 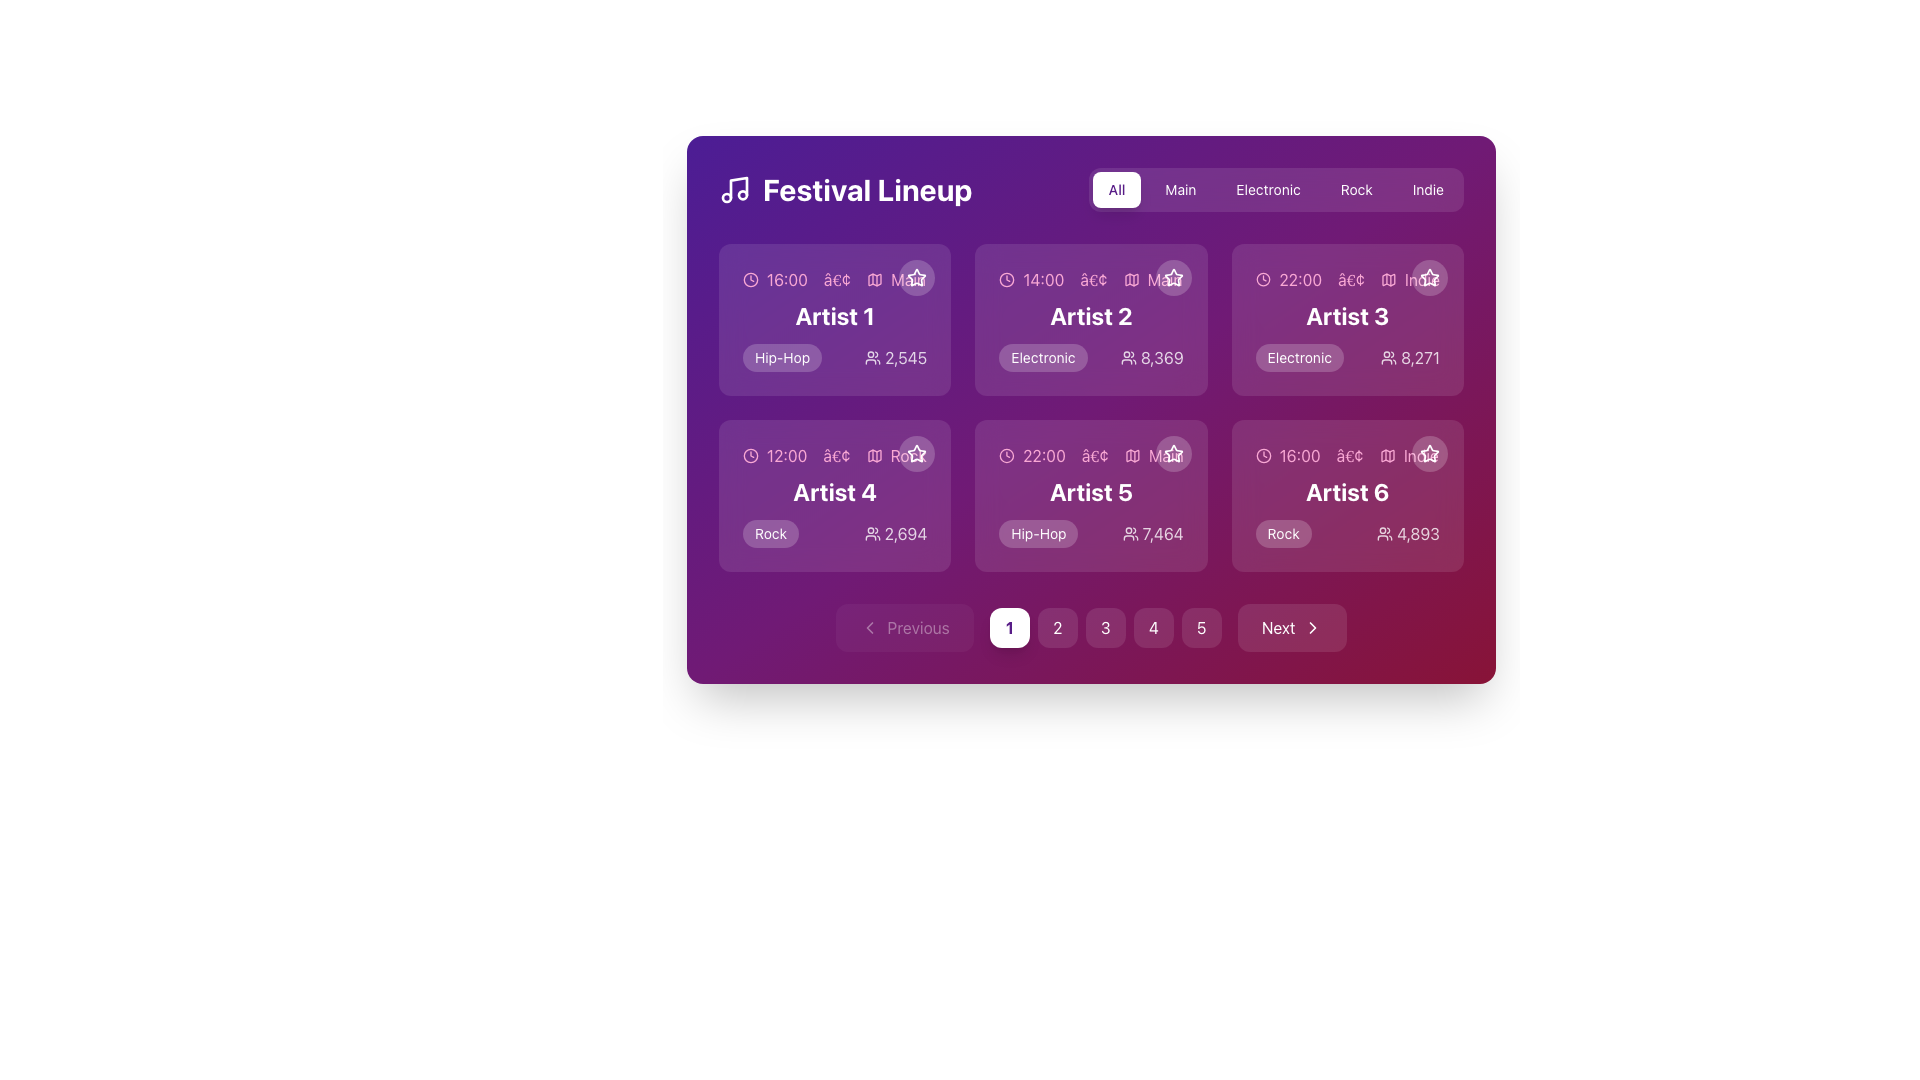 I want to click on the star-shaped icon located in the top-right corner of the 'Artist 5' card, which is positioned in the second row, second column of the grid, so click(x=1173, y=453).